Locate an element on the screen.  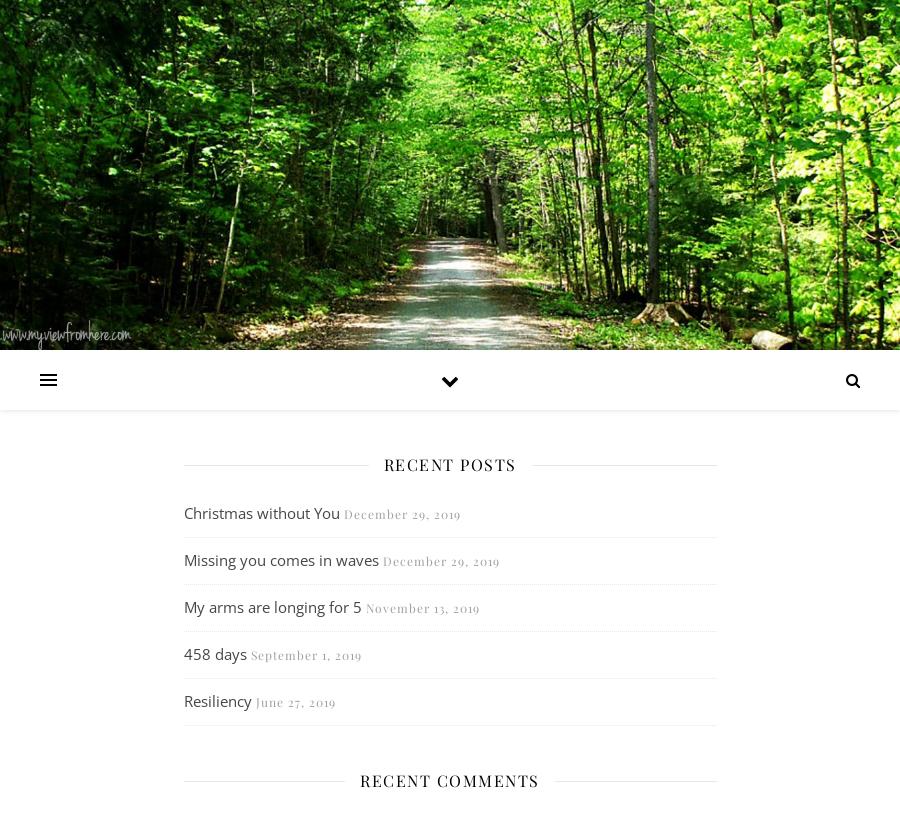
'My arms are longing for 5' is located at coordinates (270, 605).